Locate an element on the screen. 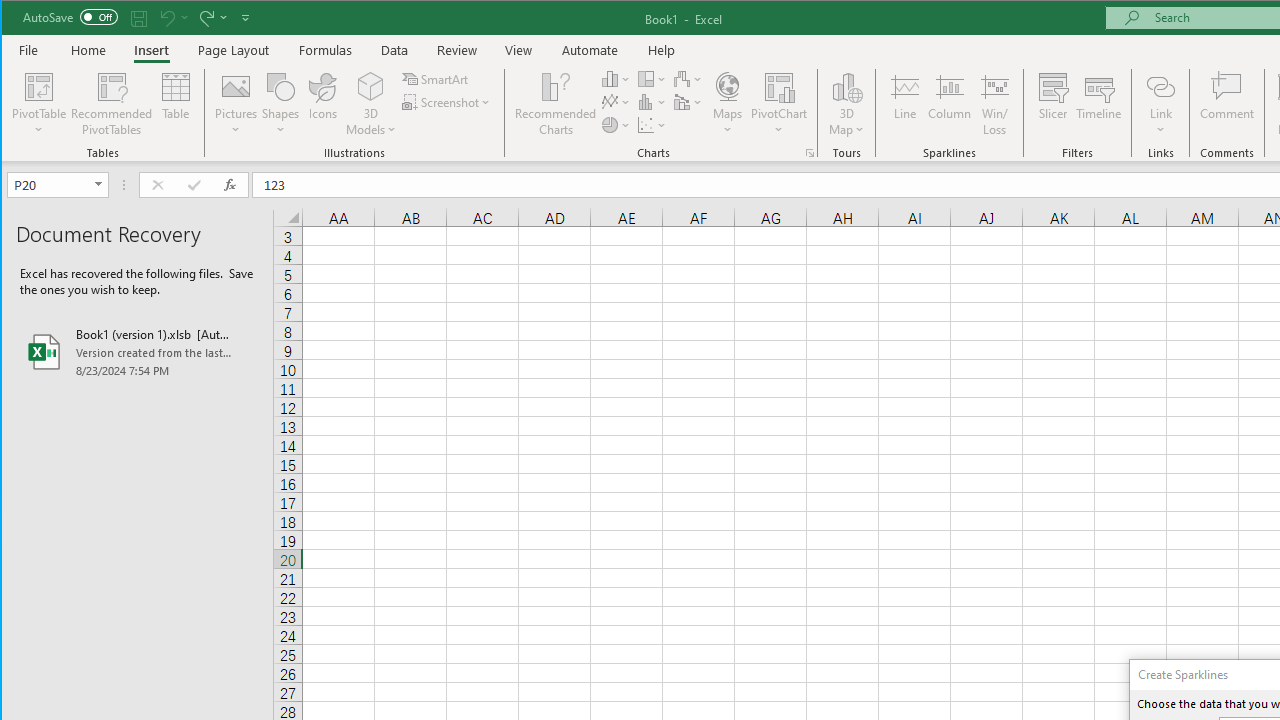 The height and width of the screenshot is (720, 1280). 'Insert Waterfall, Funnel, Stock, Surface, or Radar Chart' is located at coordinates (688, 78).